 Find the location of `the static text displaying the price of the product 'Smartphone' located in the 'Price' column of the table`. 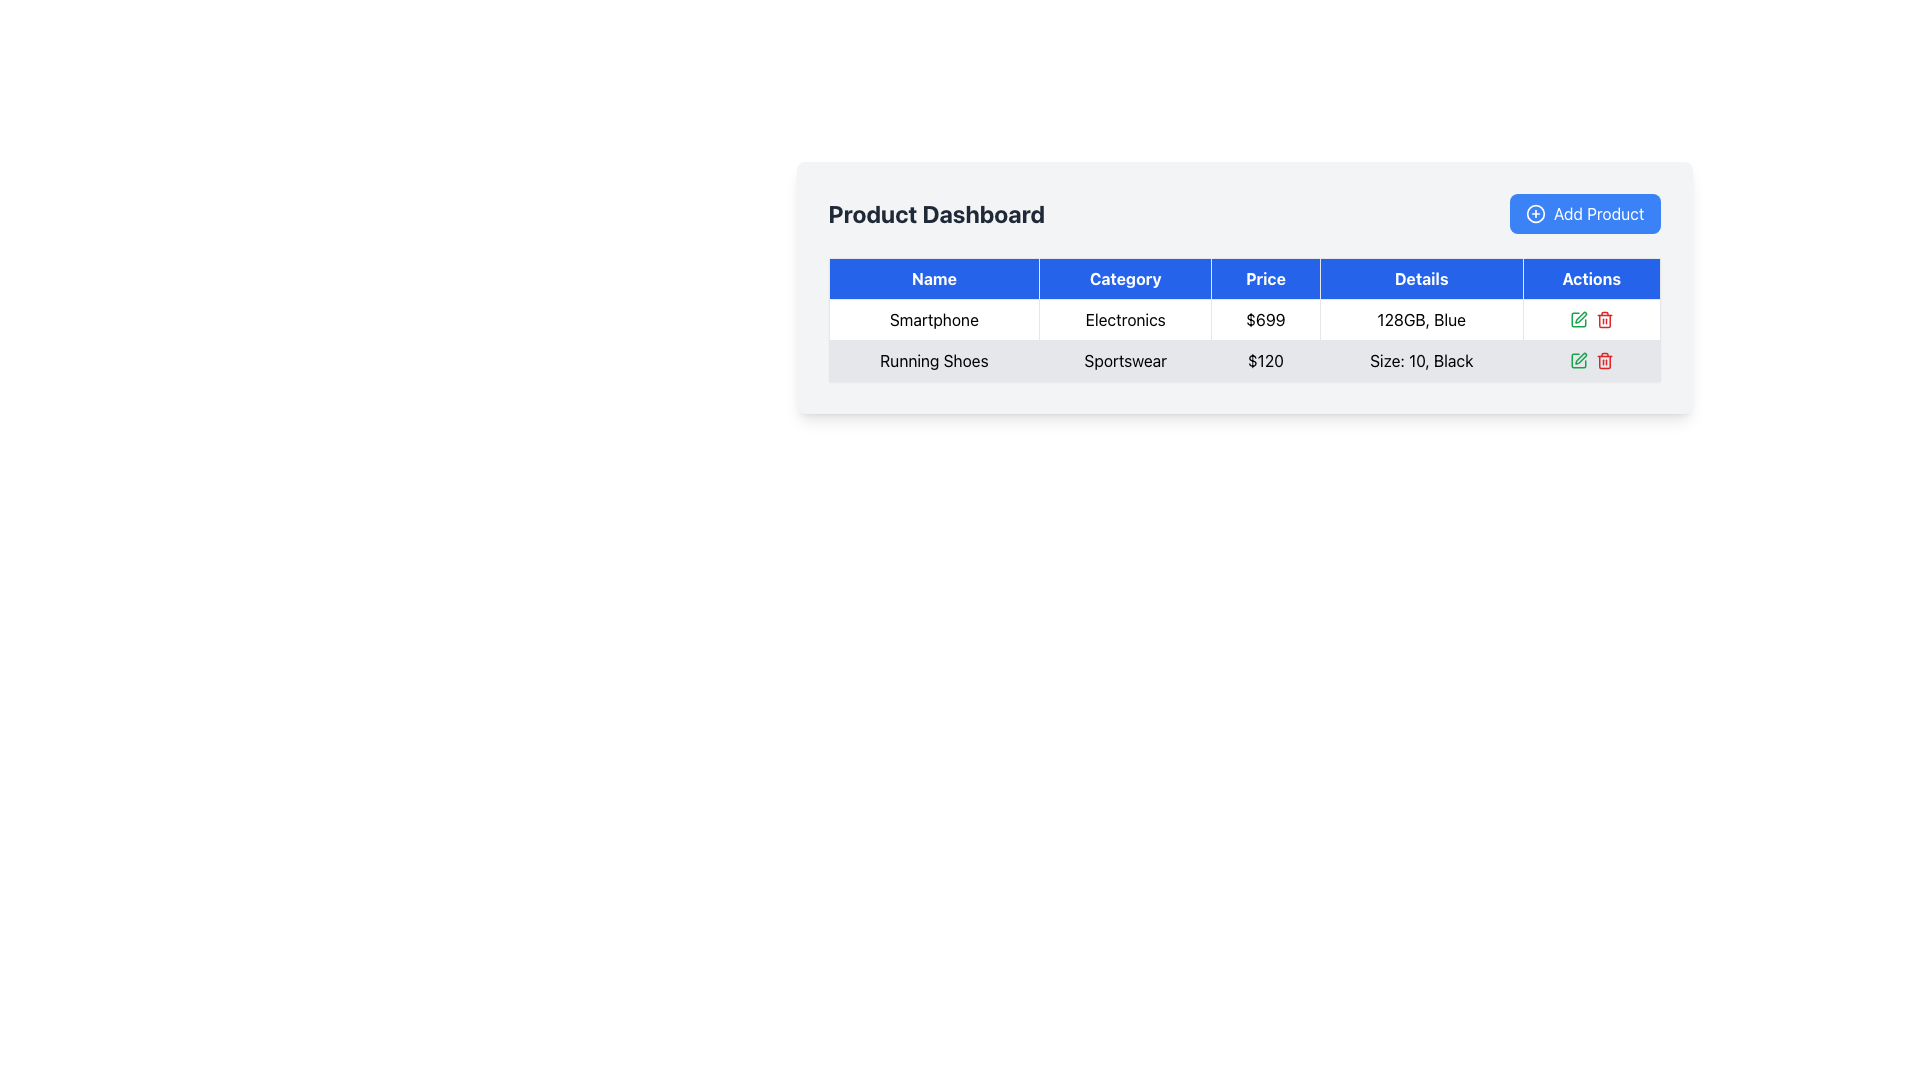

the static text displaying the price of the product 'Smartphone' located in the 'Price' column of the table is located at coordinates (1264, 319).